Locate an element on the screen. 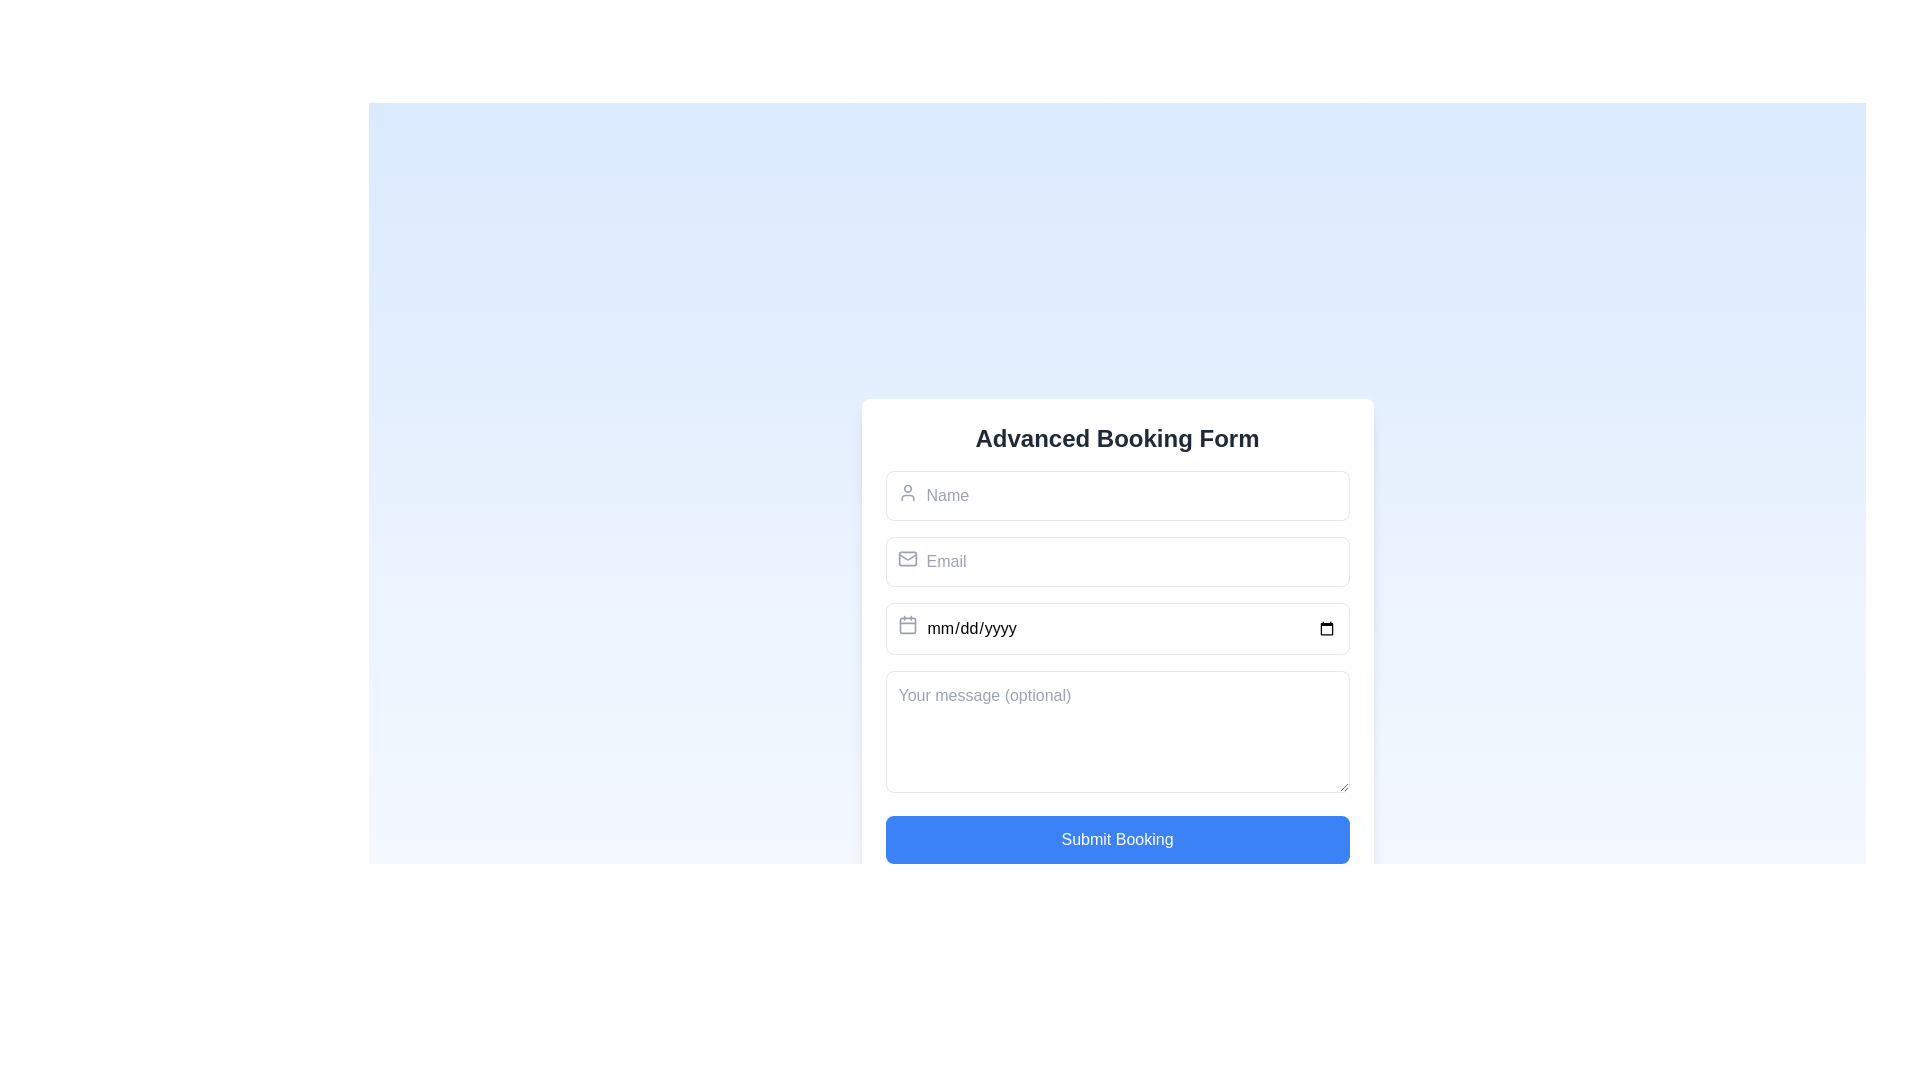  the email icon located on the left side of the 'Email' input field, which visually indicates that the field is for entering an email address is located at coordinates (906, 558).